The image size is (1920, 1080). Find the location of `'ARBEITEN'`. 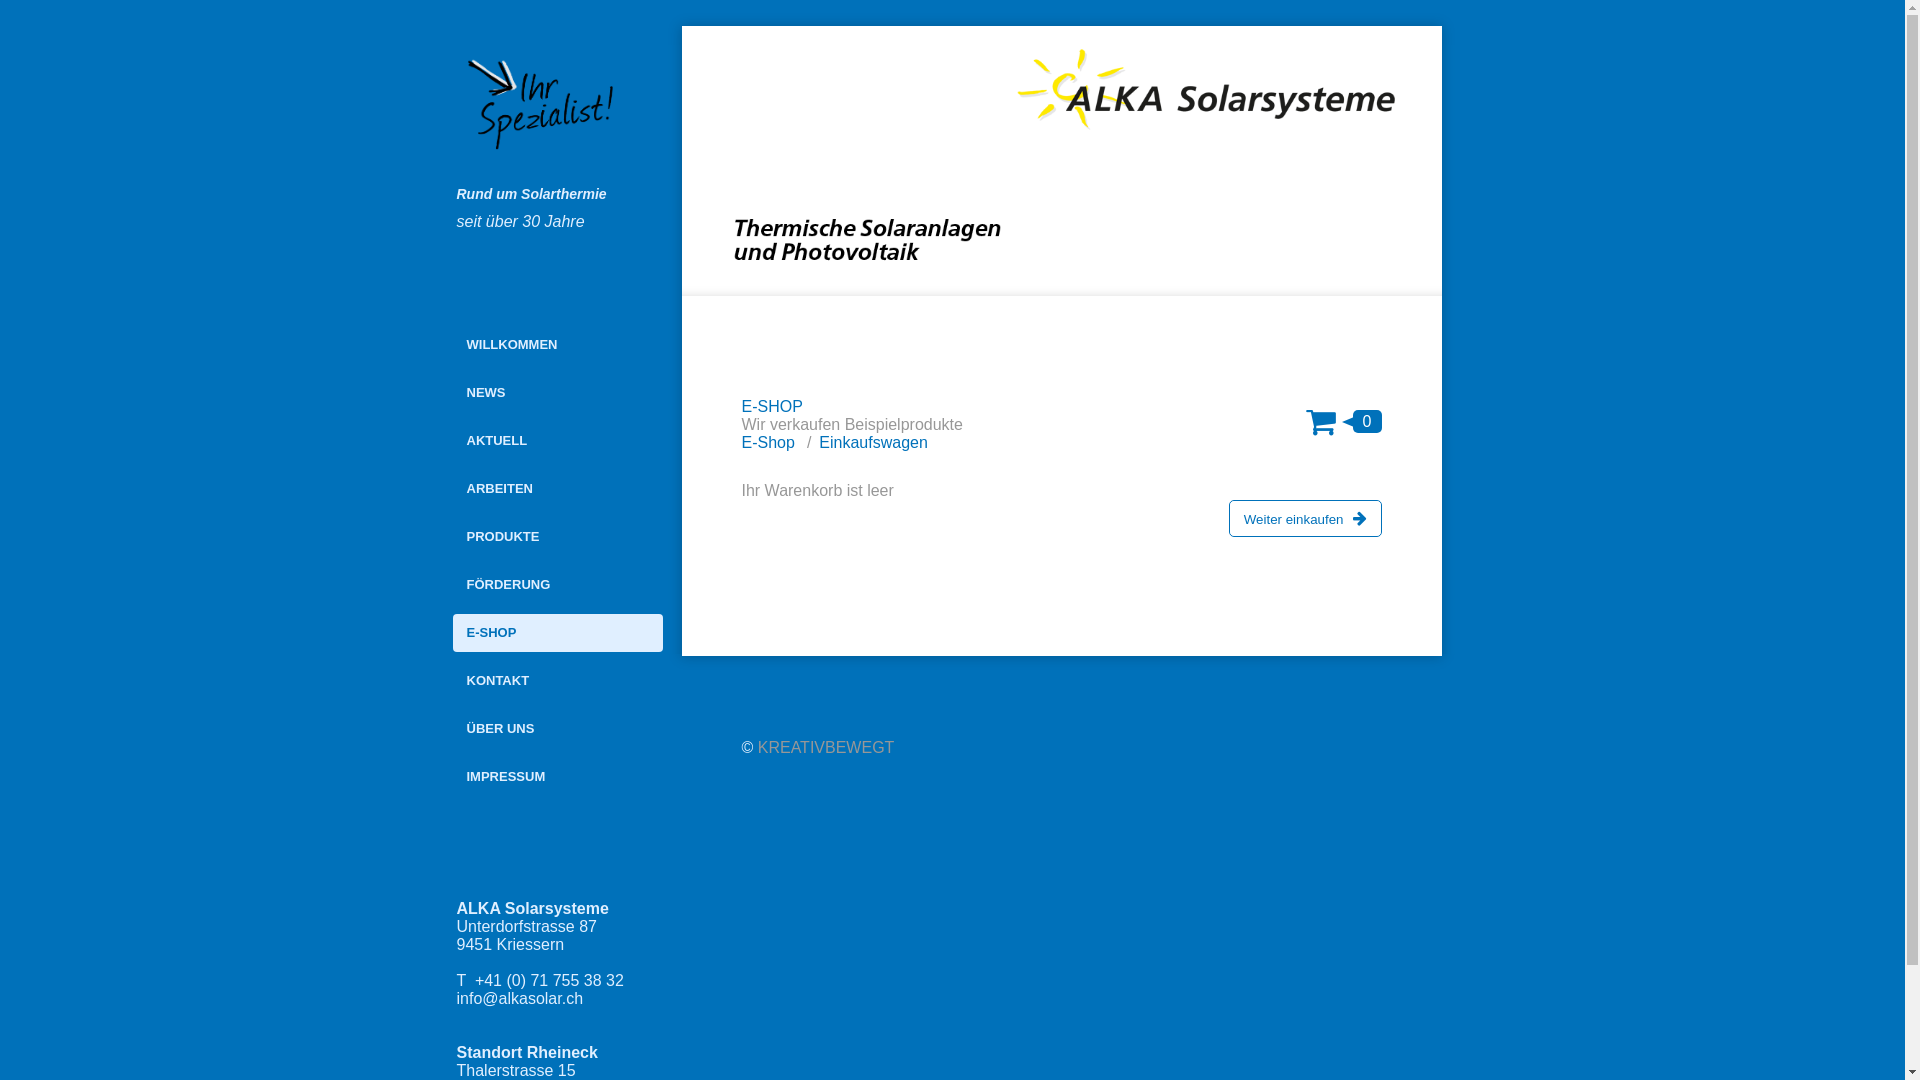

'ARBEITEN' is located at coordinates (556, 489).